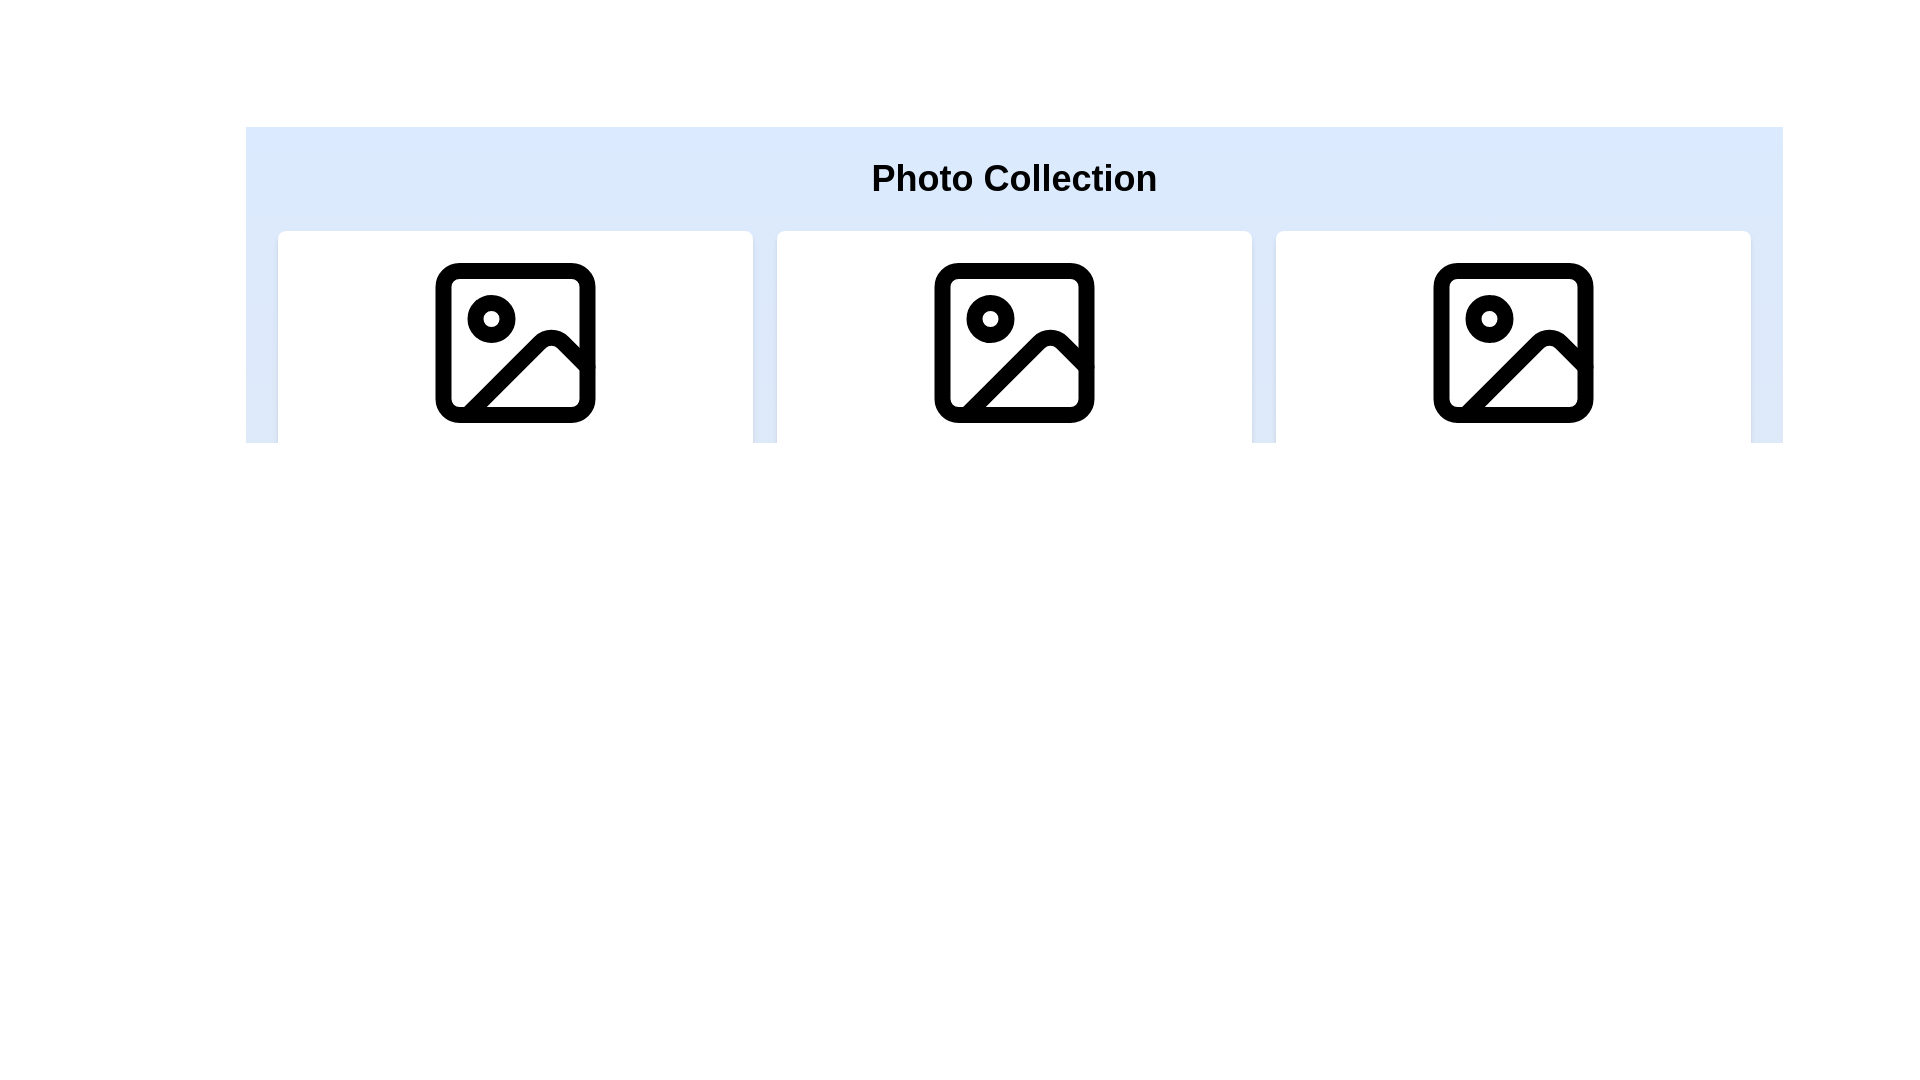 The width and height of the screenshot is (1920, 1080). I want to click on the main rectangular portion of the third thumbnail in the 'Photo Collection' section, which serves as a graphical representation of an image or photo, so click(1513, 342).